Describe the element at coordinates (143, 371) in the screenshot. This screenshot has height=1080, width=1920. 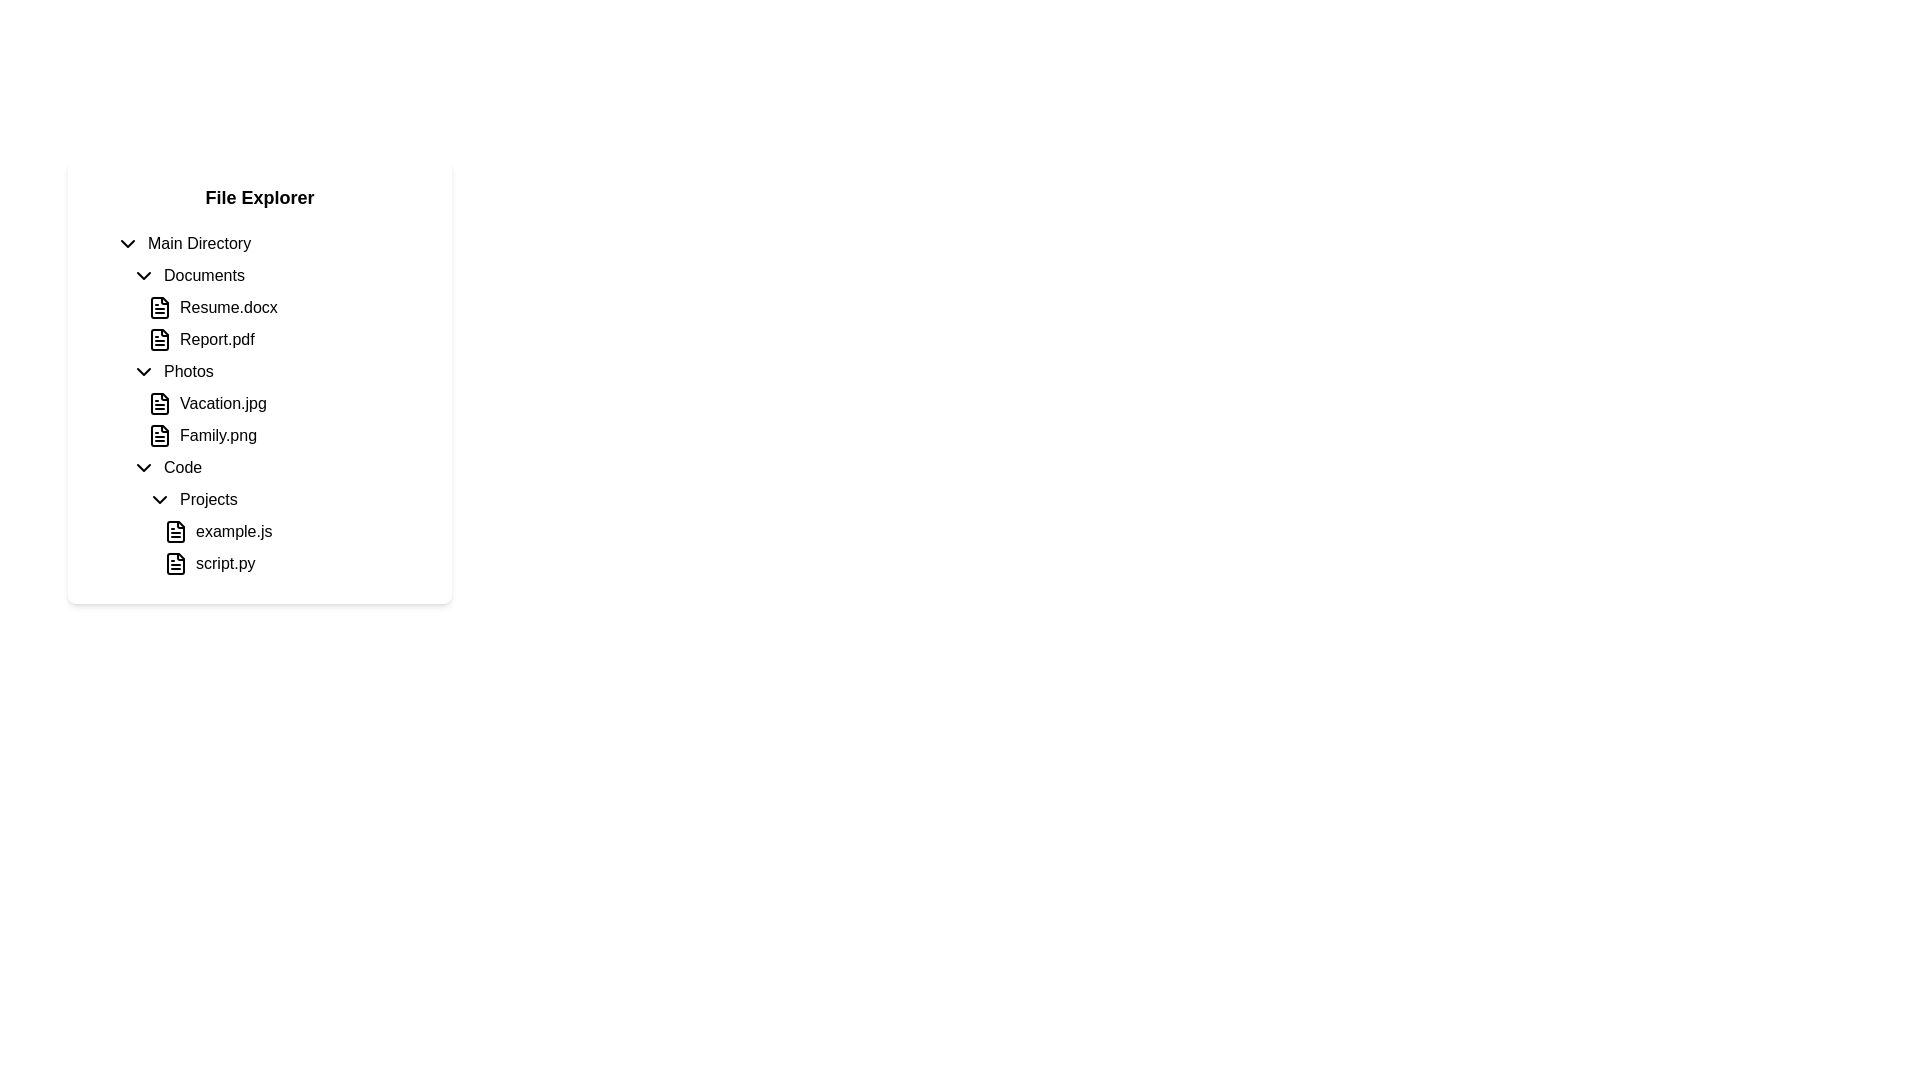
I see `the toggle button (chevron-down icon) that expands or collapses the 'Photos' section in the file directory, located to the left of the 'Photos' label` at that location.